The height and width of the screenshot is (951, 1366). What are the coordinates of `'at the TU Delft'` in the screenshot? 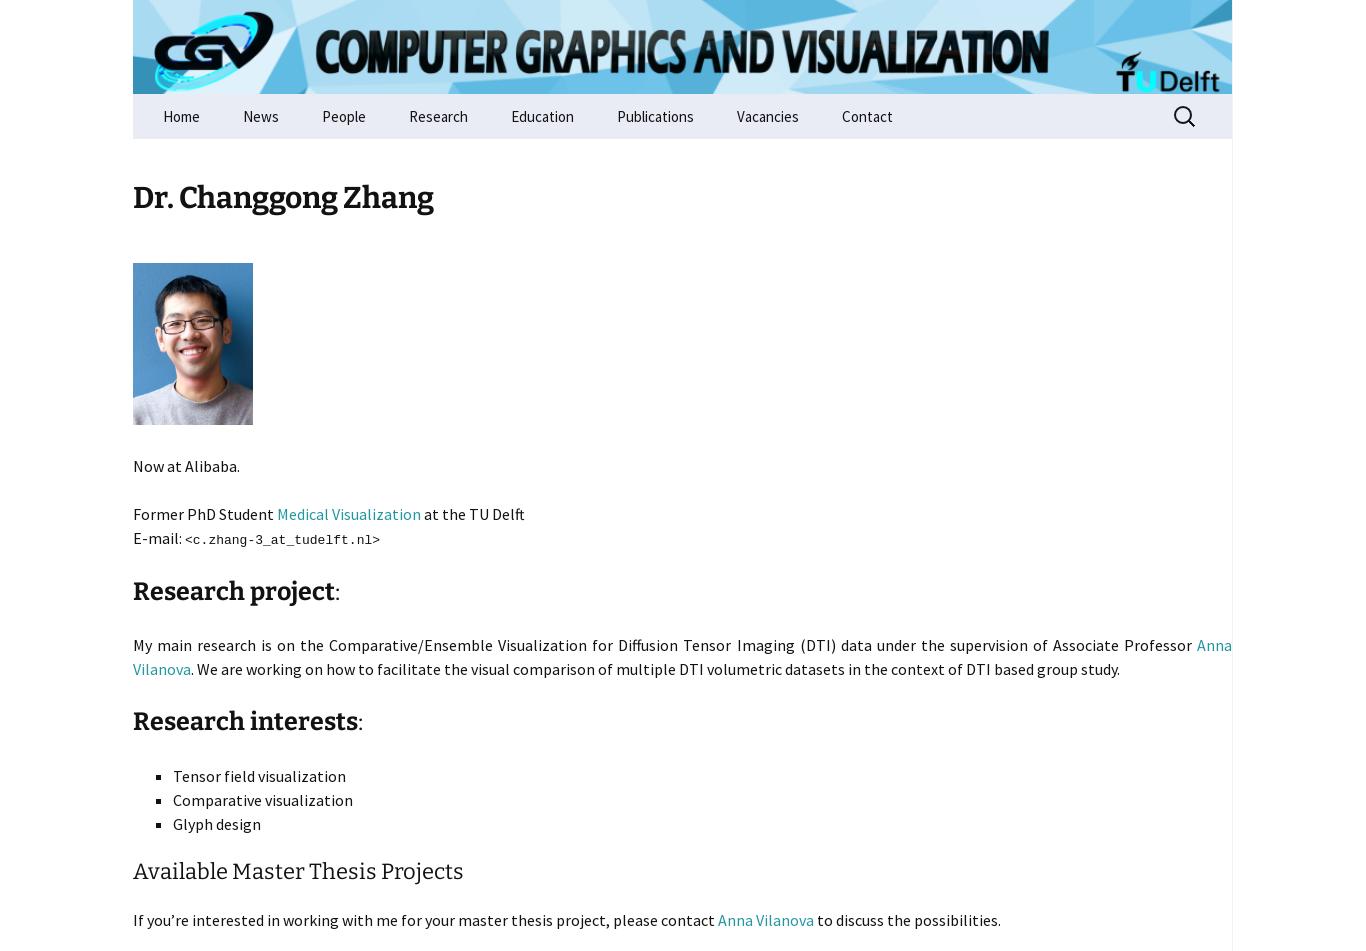 It's located at (473, 513).